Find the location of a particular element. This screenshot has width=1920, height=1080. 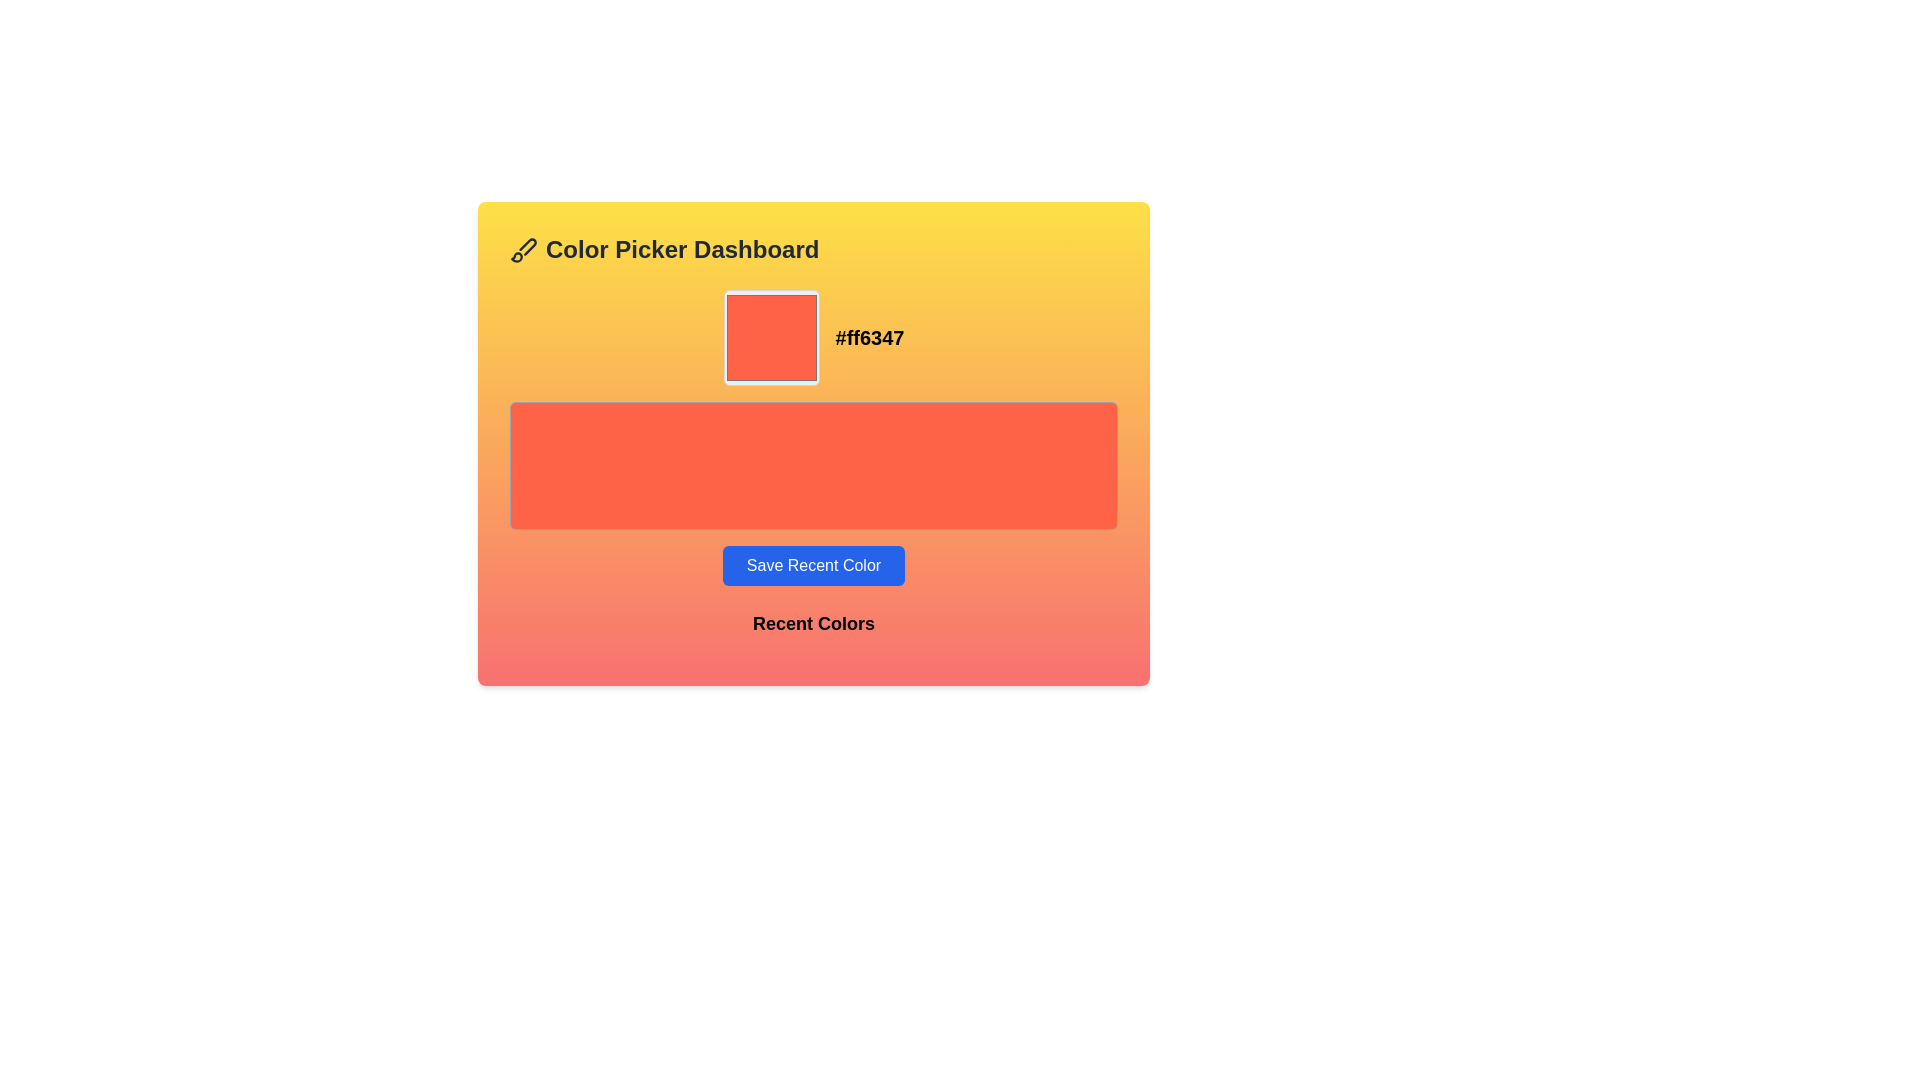

the color display panel, which is a rectangular section with a red background color (#ff6347), located centrally within a gradient-colored panel, positioned above the blue button labeled 'Save Recent Color' is located at coordinates (814, 437).